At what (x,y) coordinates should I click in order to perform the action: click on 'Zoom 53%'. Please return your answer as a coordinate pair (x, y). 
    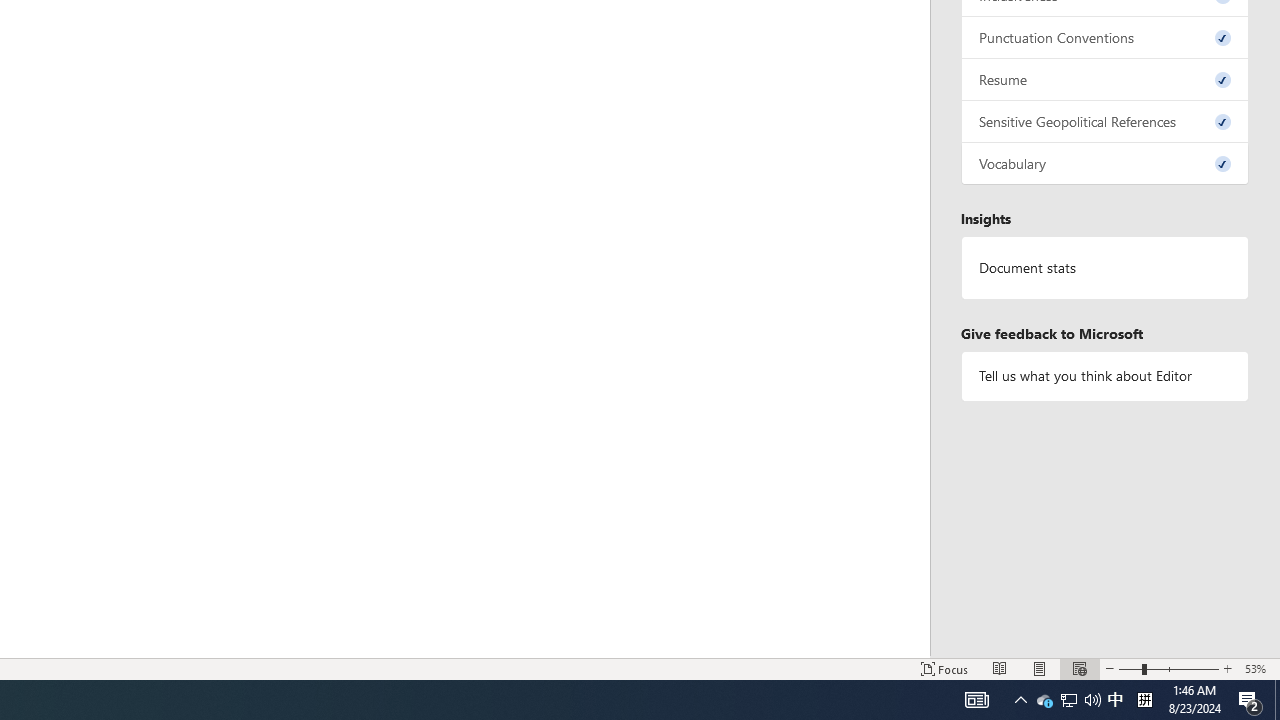
    Looking at the image, I should click on (1257, 669).